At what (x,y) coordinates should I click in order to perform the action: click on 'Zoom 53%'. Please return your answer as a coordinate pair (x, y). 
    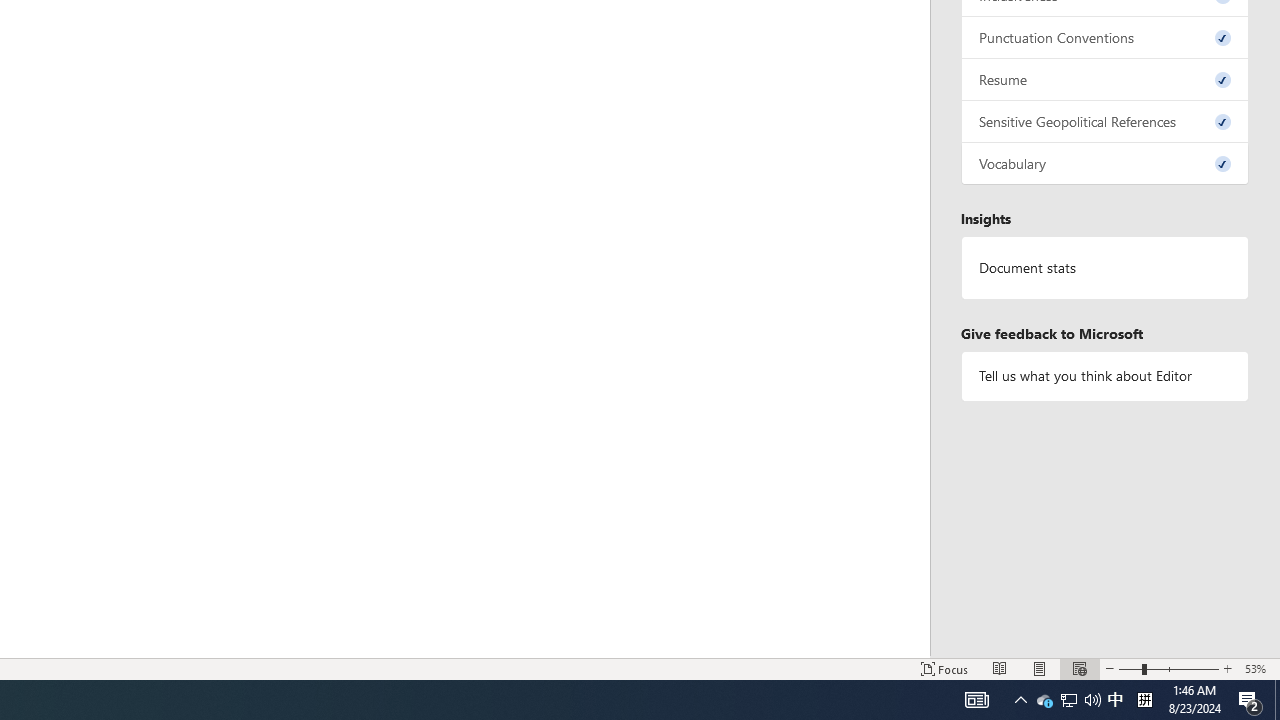
    Looking at the image, I should click on (1257, 669).